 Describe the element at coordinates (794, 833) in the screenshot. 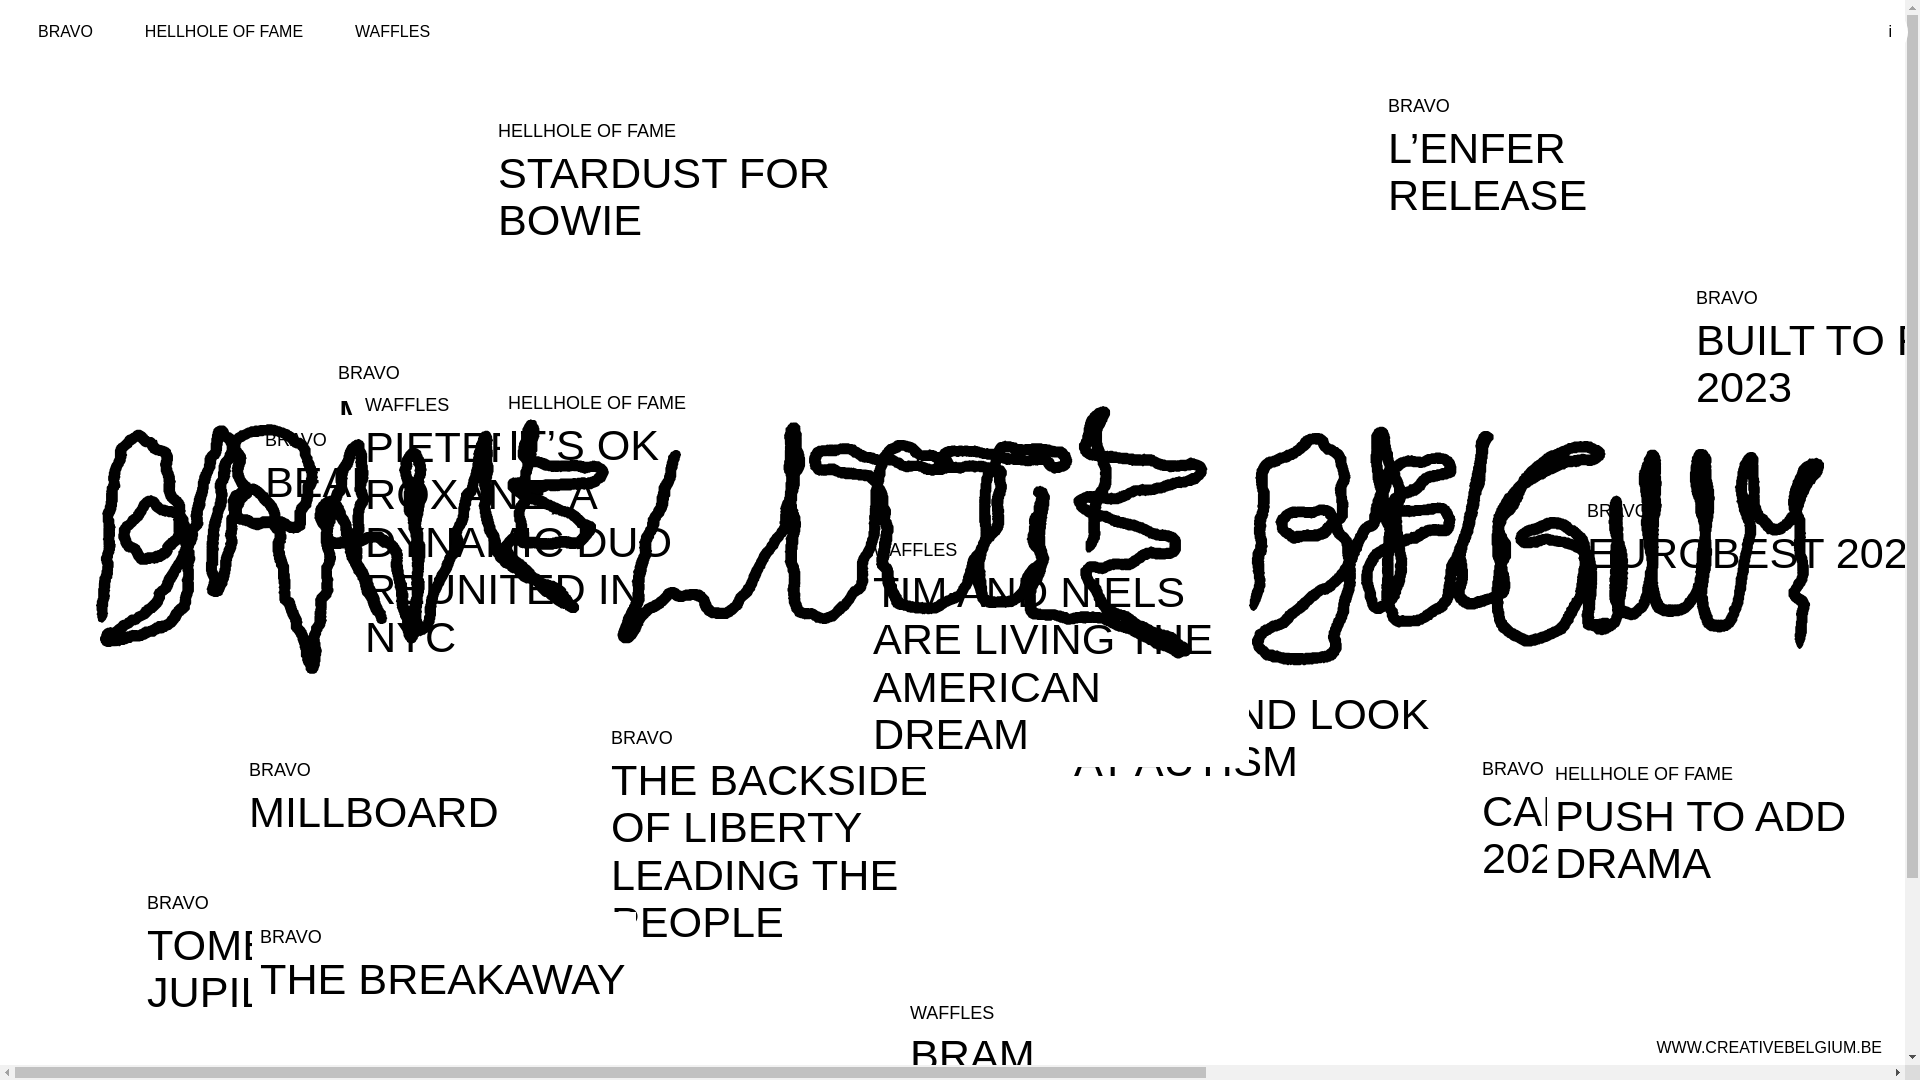

I see `'BRAVO` at that location.